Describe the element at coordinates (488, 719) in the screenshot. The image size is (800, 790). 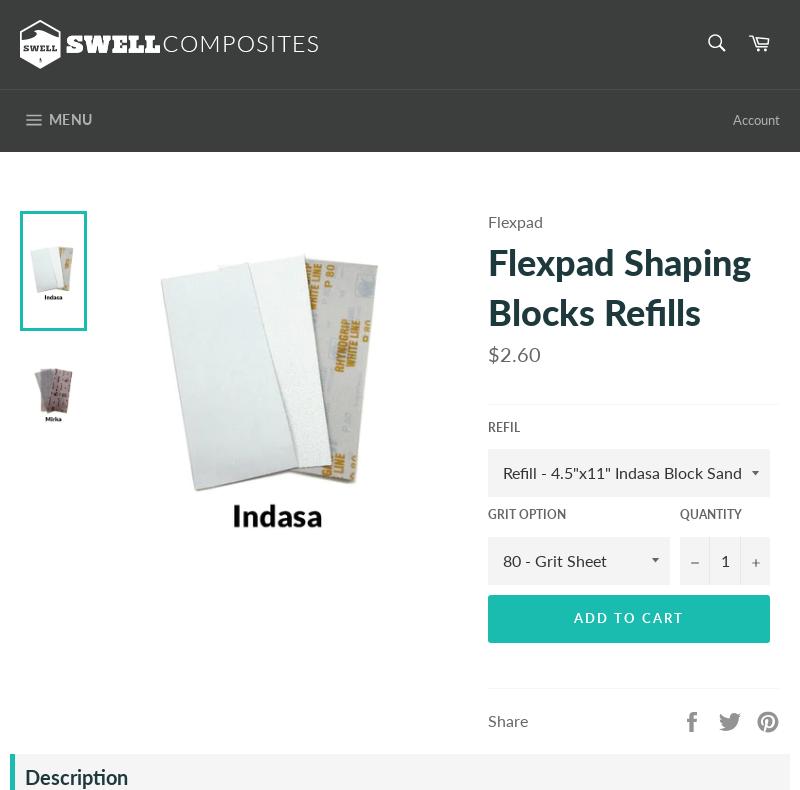
I see `'Share'` at that location.